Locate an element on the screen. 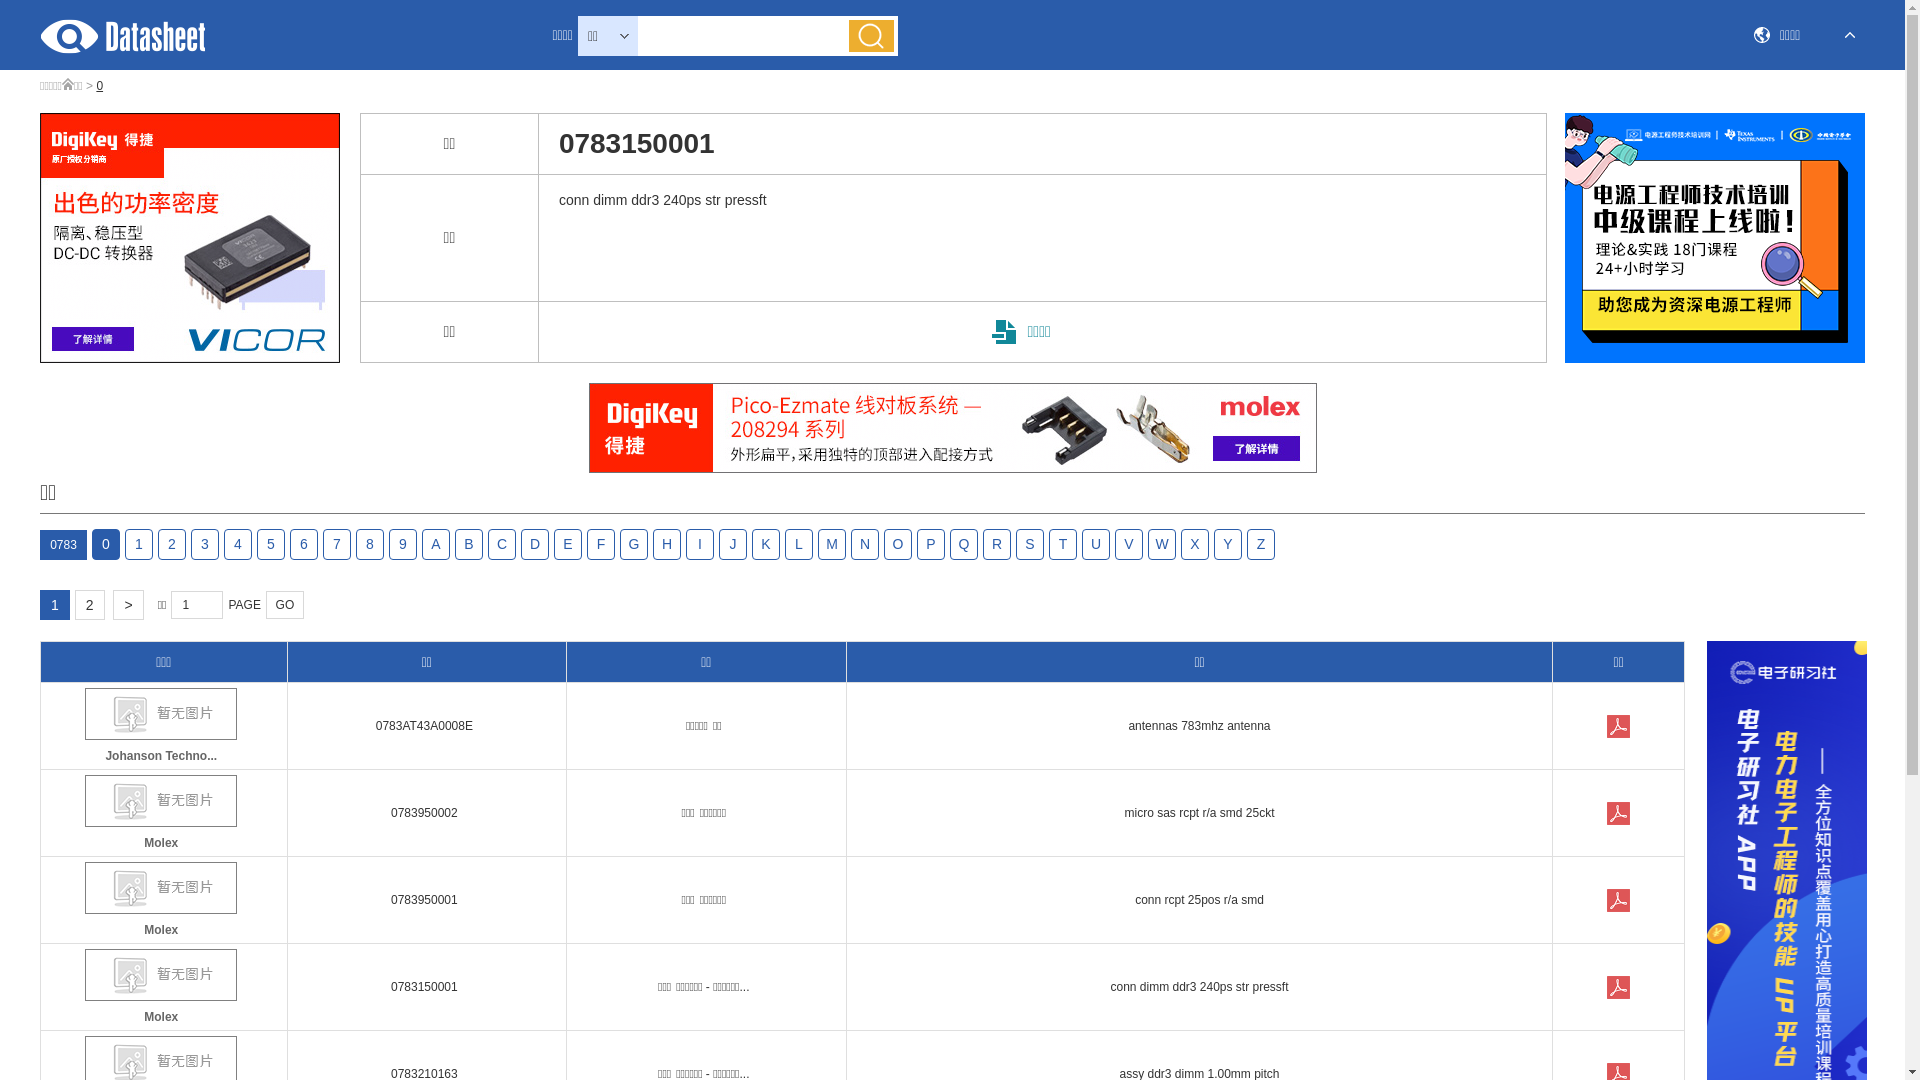 The width and height of the screenshot is (1920, 1080). 'Q' is located at coordinates (964, 544).